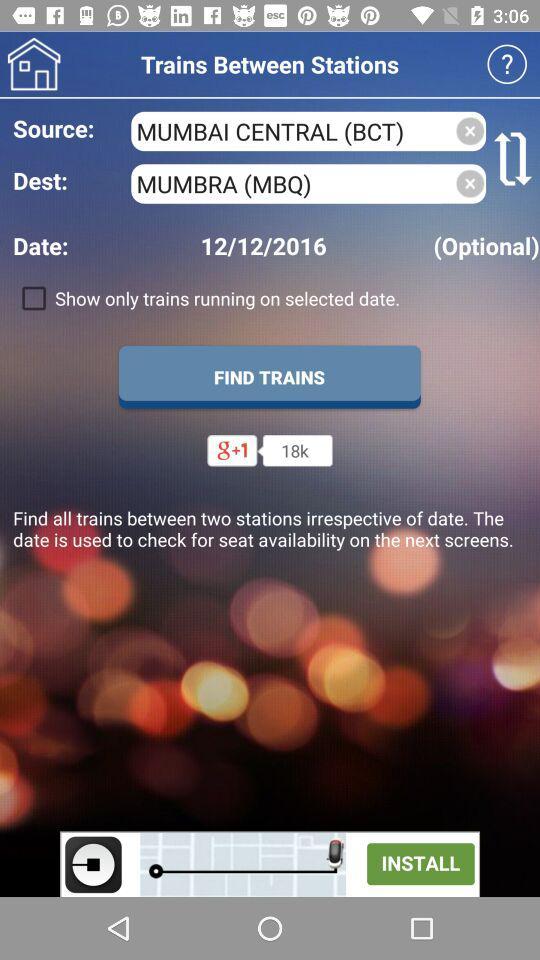 The height and width of the screenshot is (960, 540). I want to click on help, so click(507, 64).